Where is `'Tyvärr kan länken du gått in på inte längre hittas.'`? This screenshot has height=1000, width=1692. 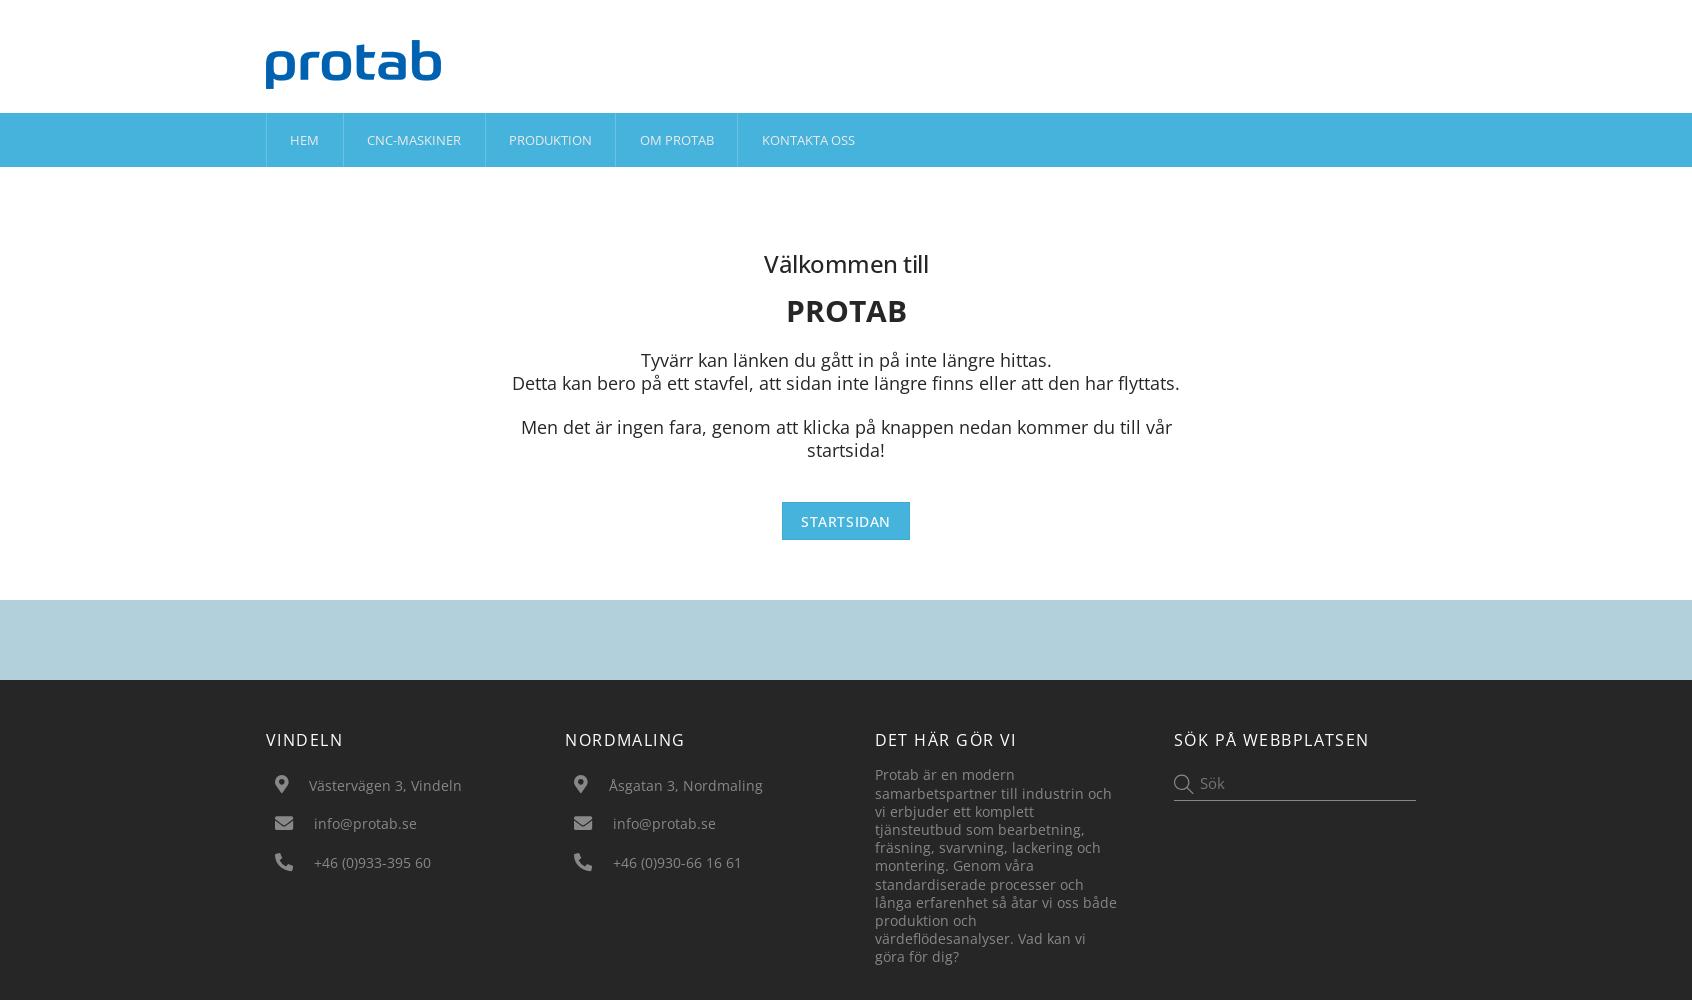
'Tyvärr kan länken du gått in på inte längre hittas.' is located at coordinates (640, 358).